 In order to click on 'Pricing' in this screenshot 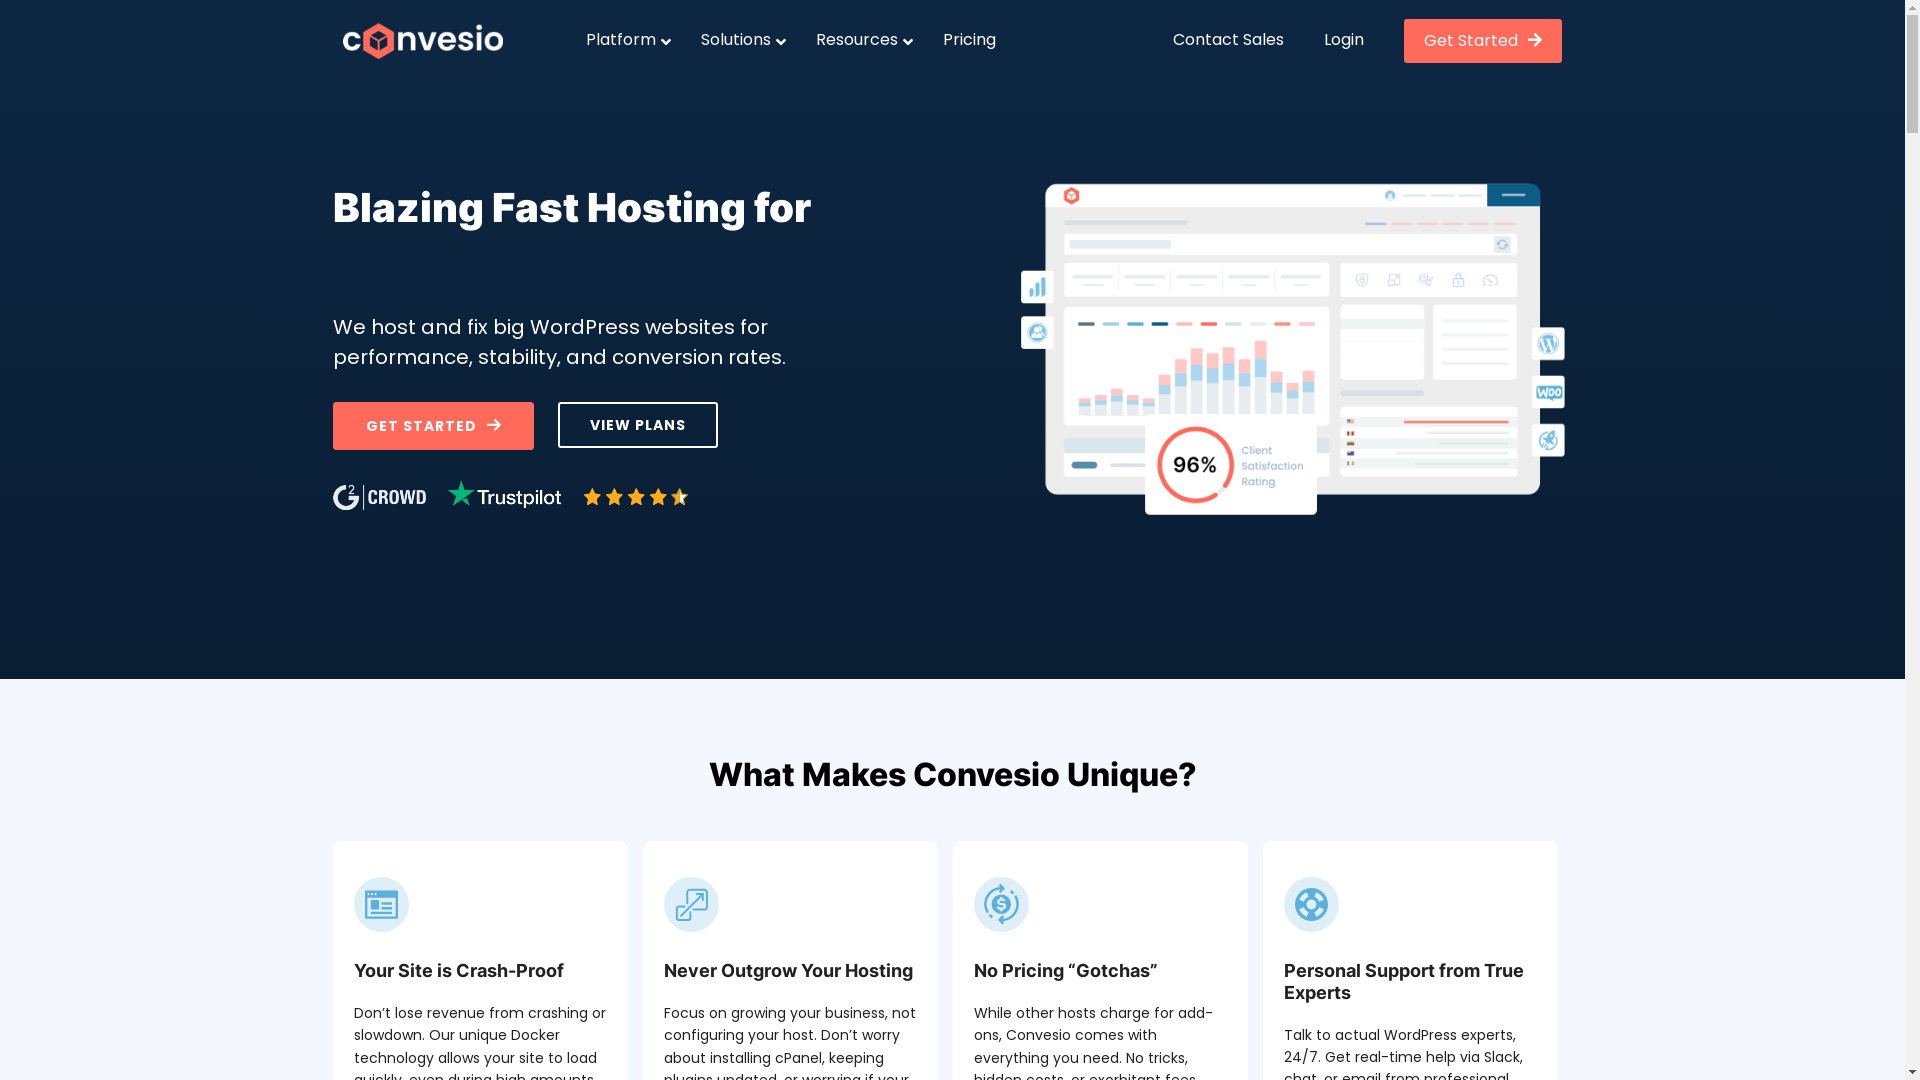, I will do `click(969, 40)`.